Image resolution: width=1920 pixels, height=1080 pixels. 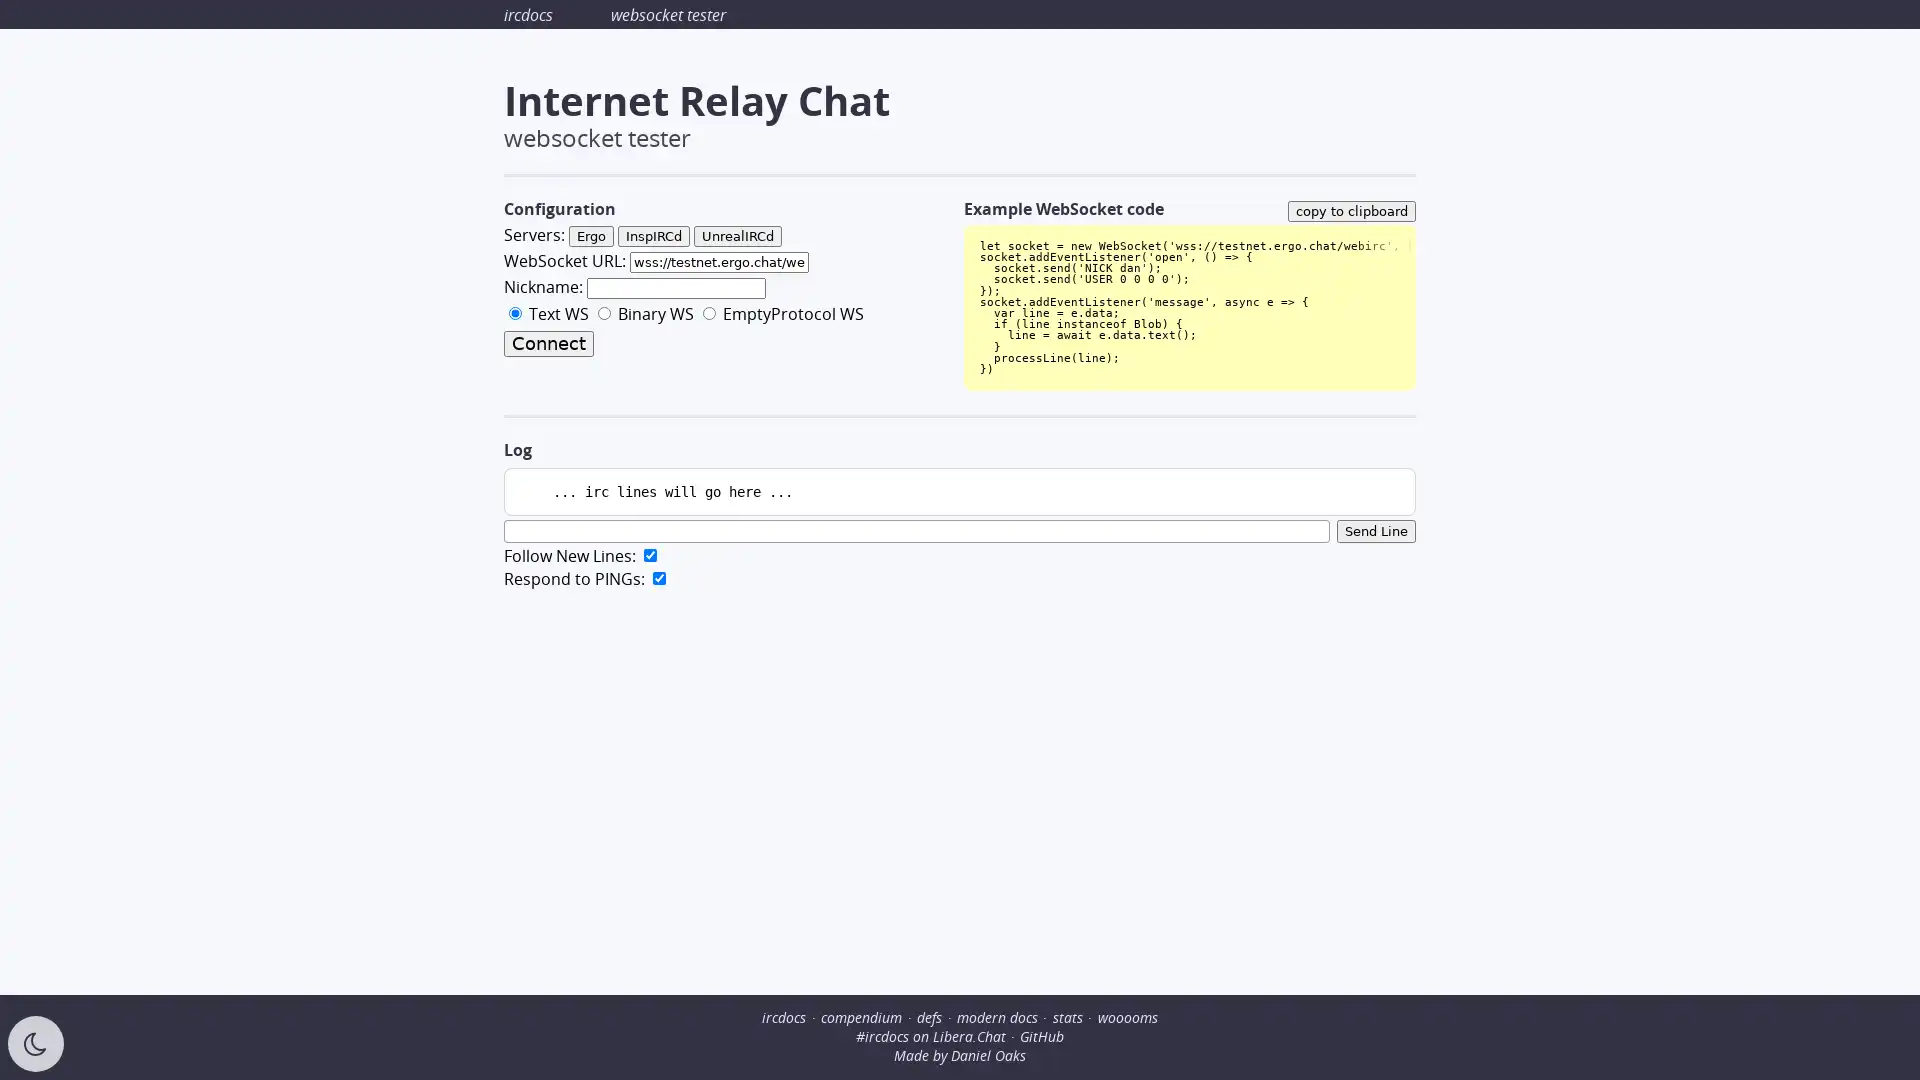 I want to click on copy to clipboard, so click(x=1352, y=210).